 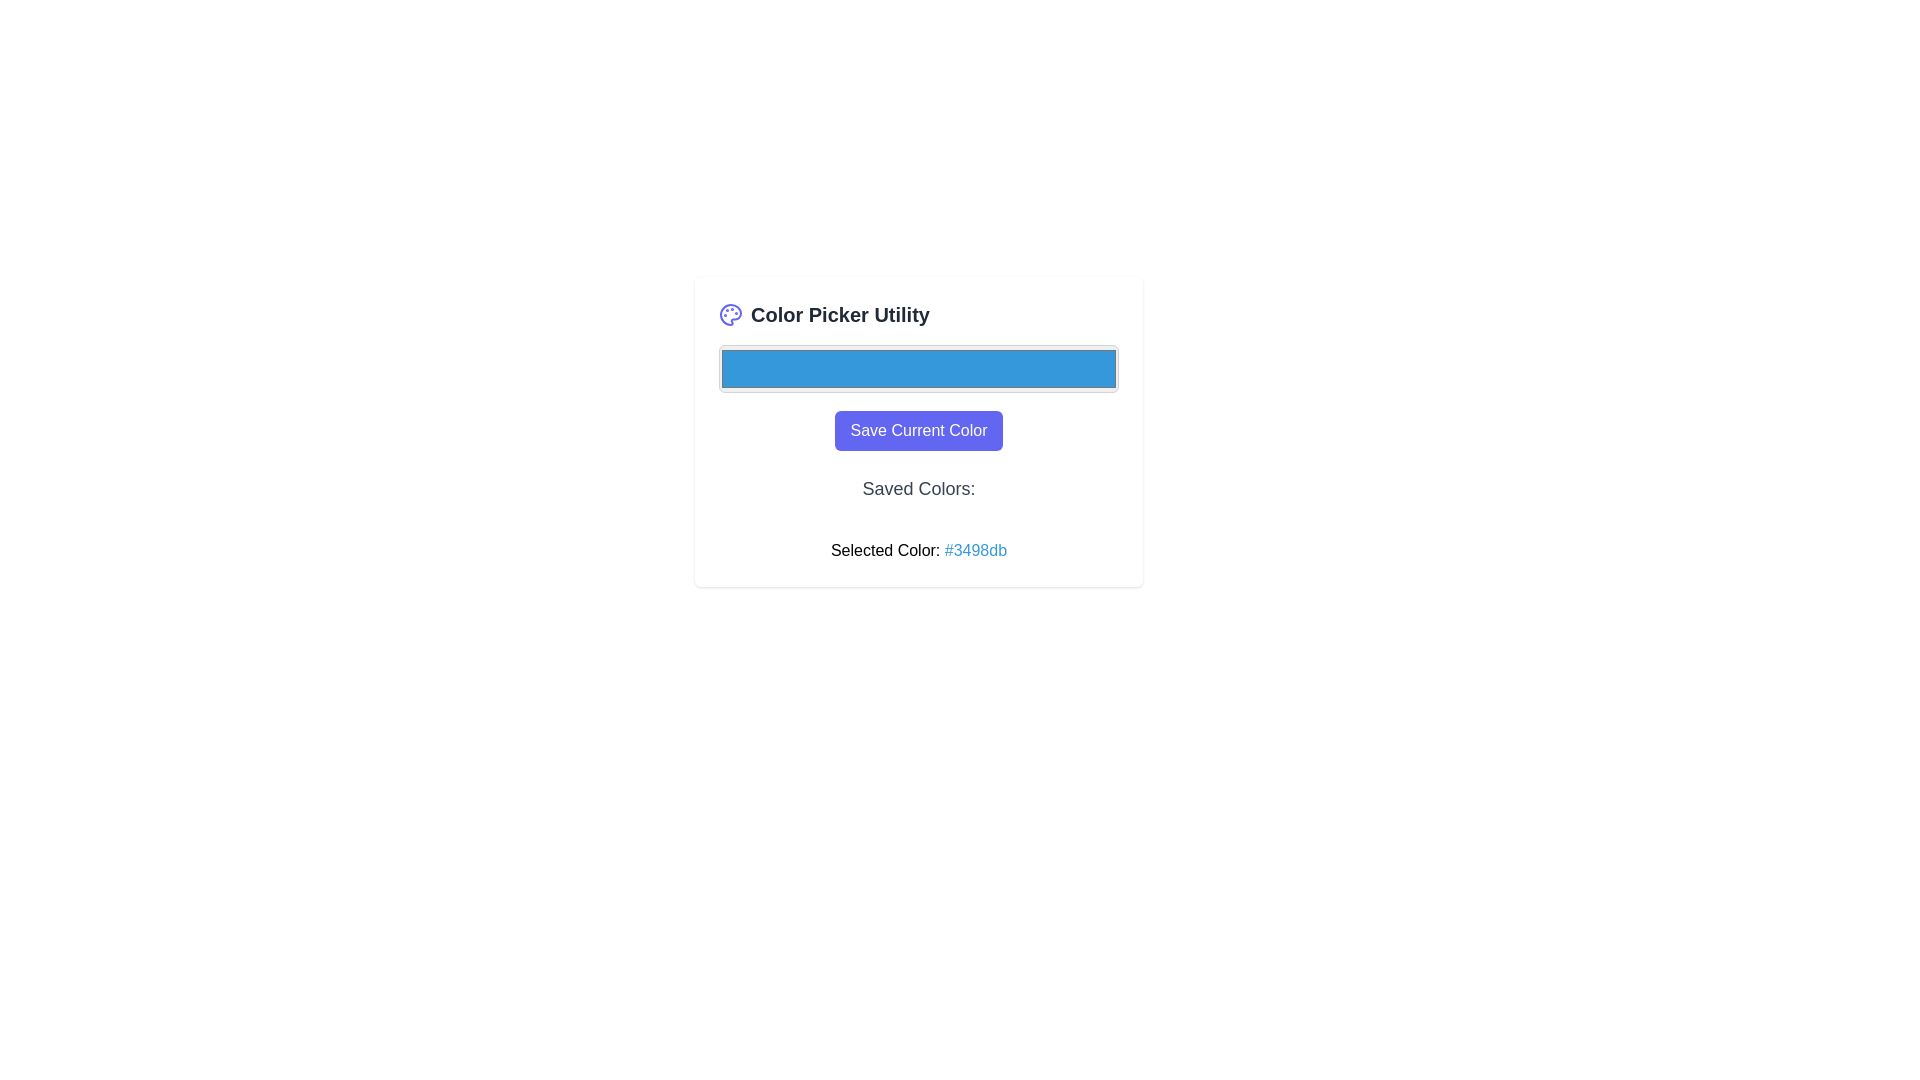 I want to click on the text label that indicates the section where saved colors are displayed, located below the 'Save Current Color' button and above the saved colors section, so click(x=917, y=489).